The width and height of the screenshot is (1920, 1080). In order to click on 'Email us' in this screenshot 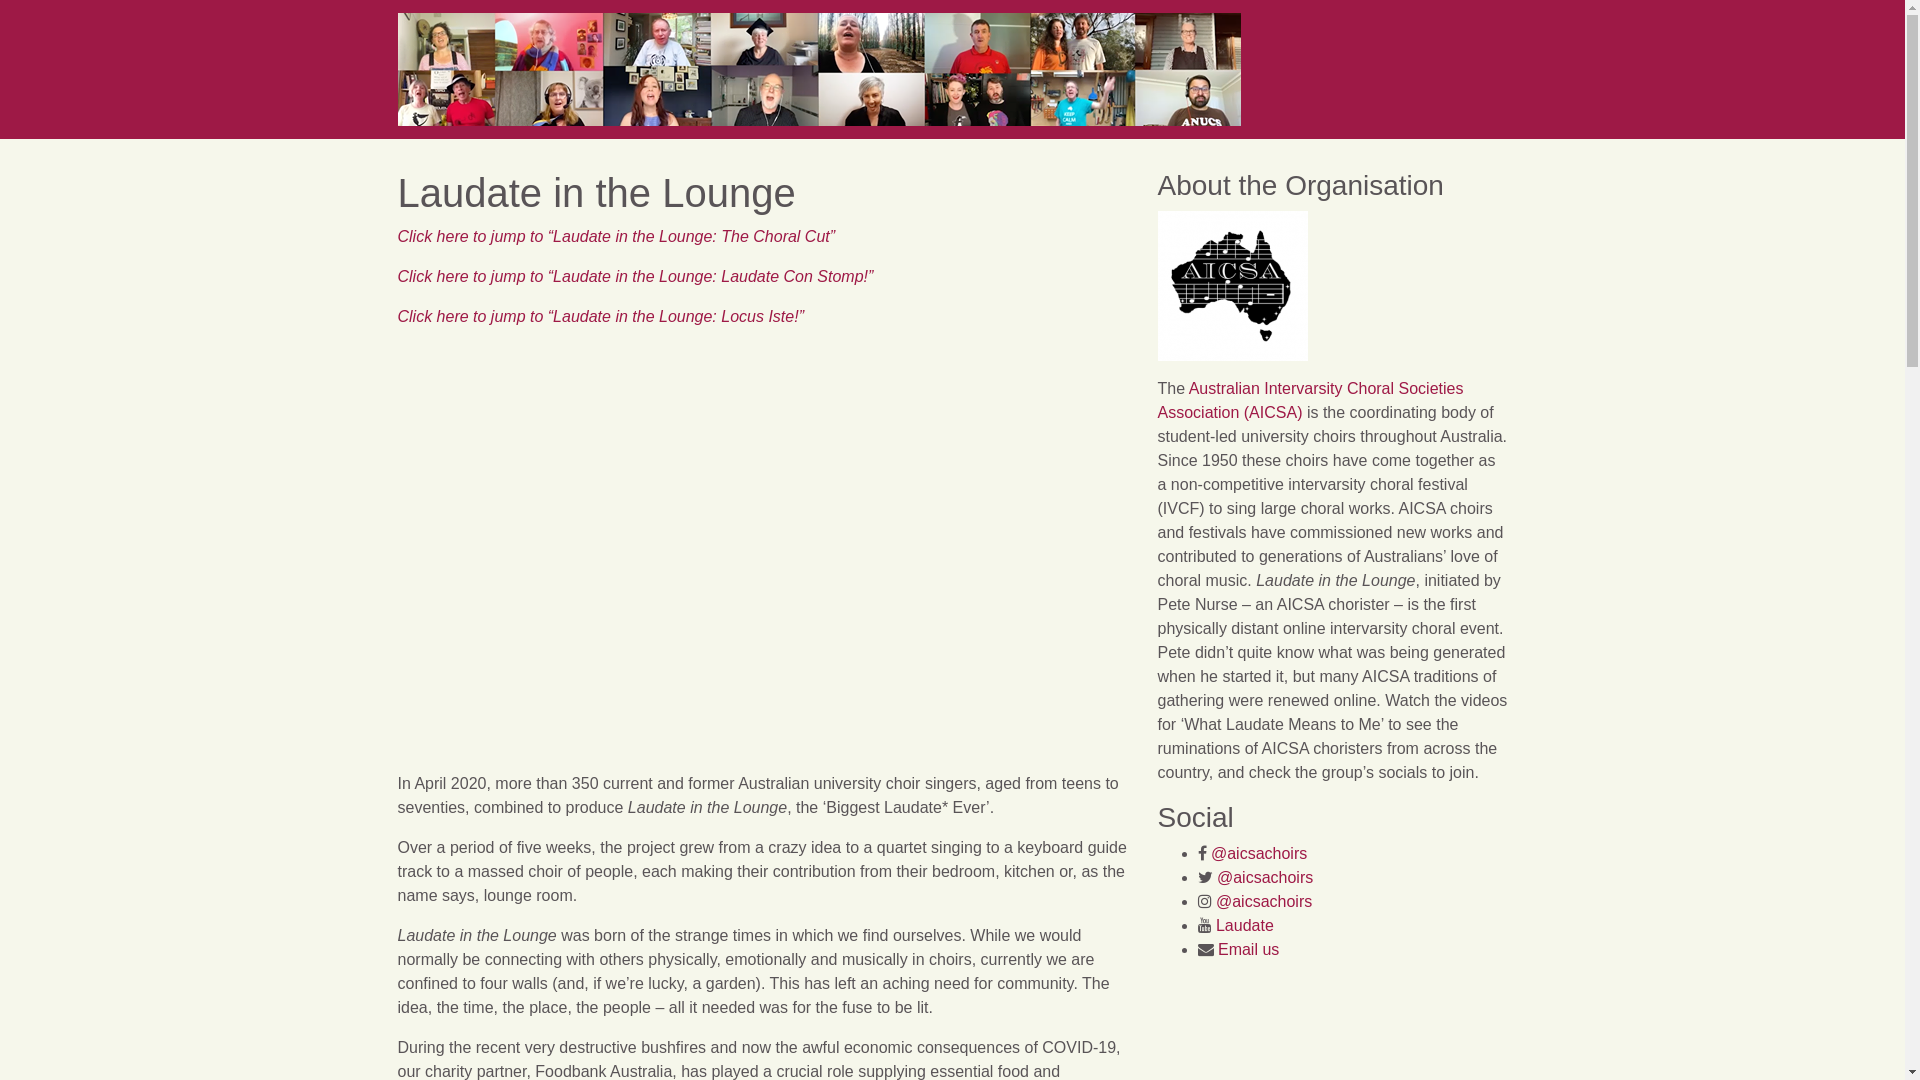, I will do `click(1247, 948)`.